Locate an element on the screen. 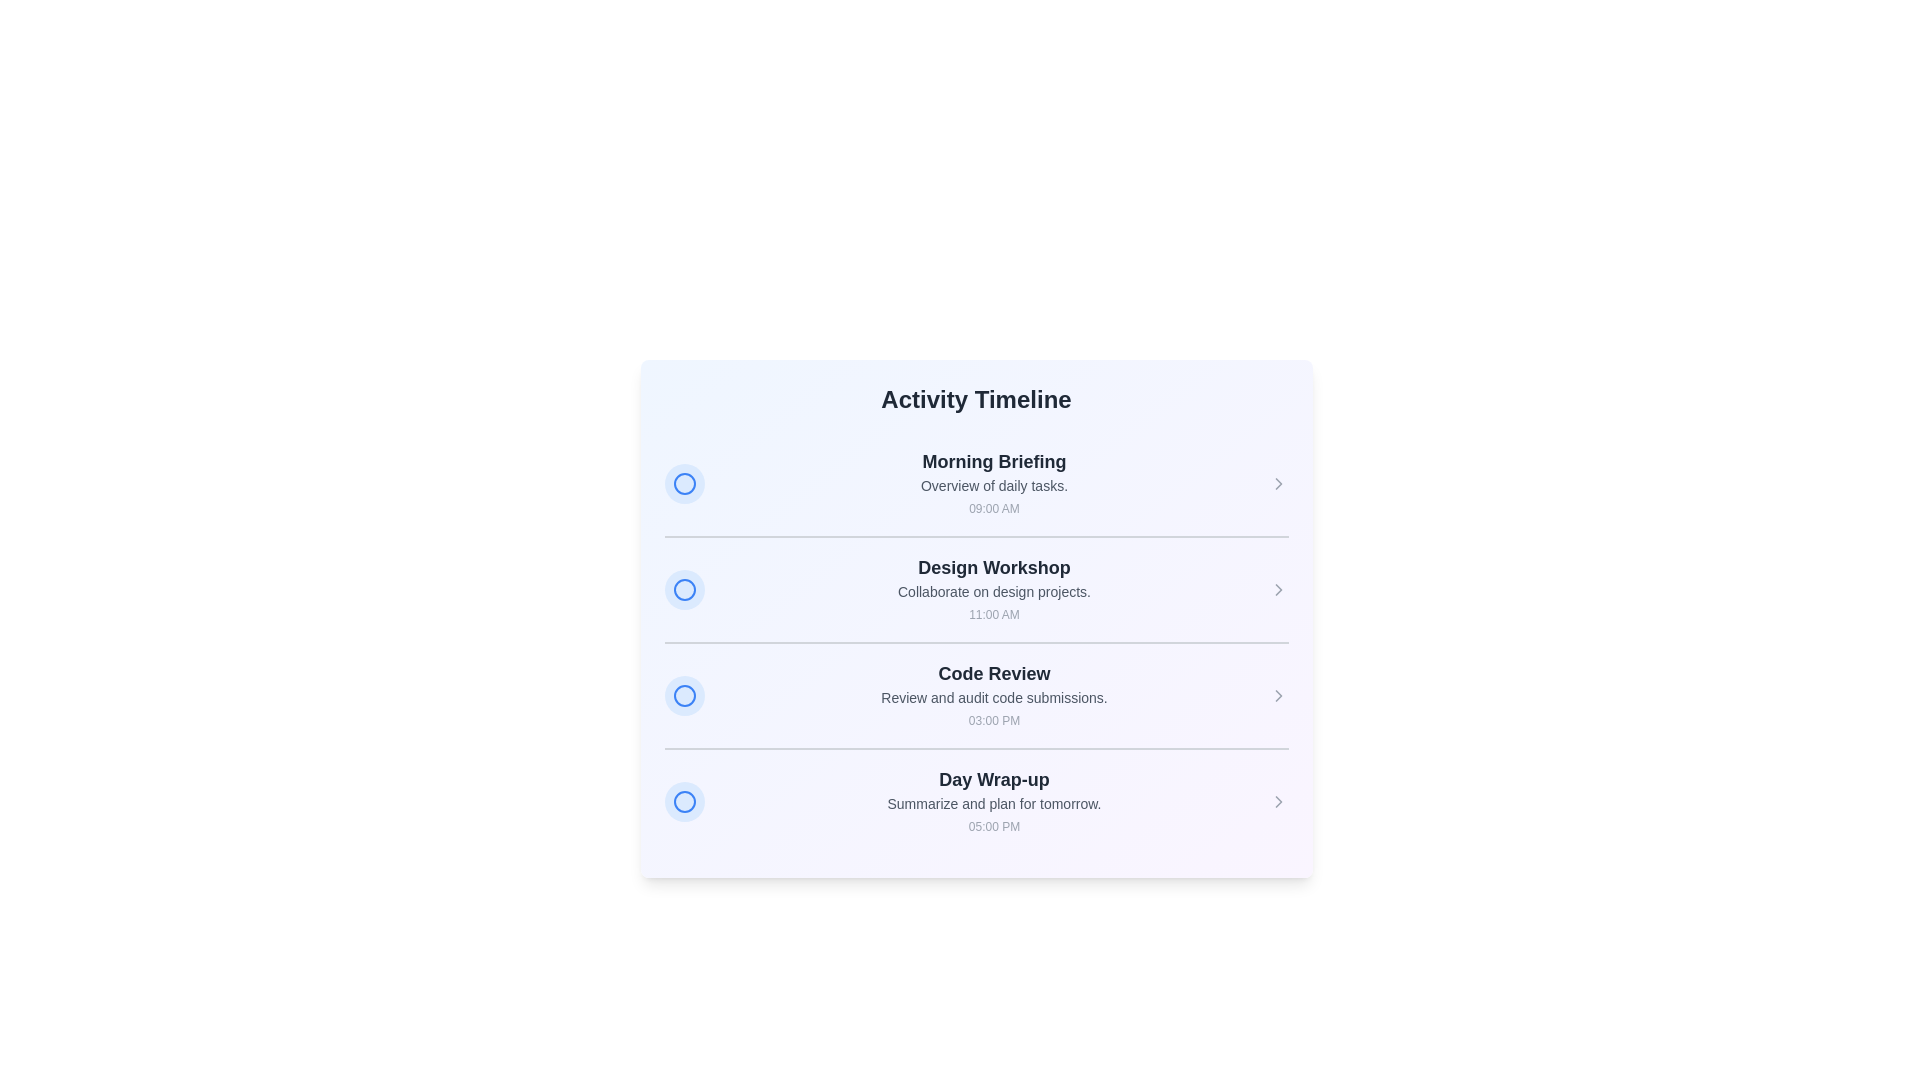 This screenshot has height=1080, width=1920. the static text display titled 'Morning Briefing' that shows an overview of daily tasks and a timestamp of '09:00 AM' is located at coordinates (994, 483).